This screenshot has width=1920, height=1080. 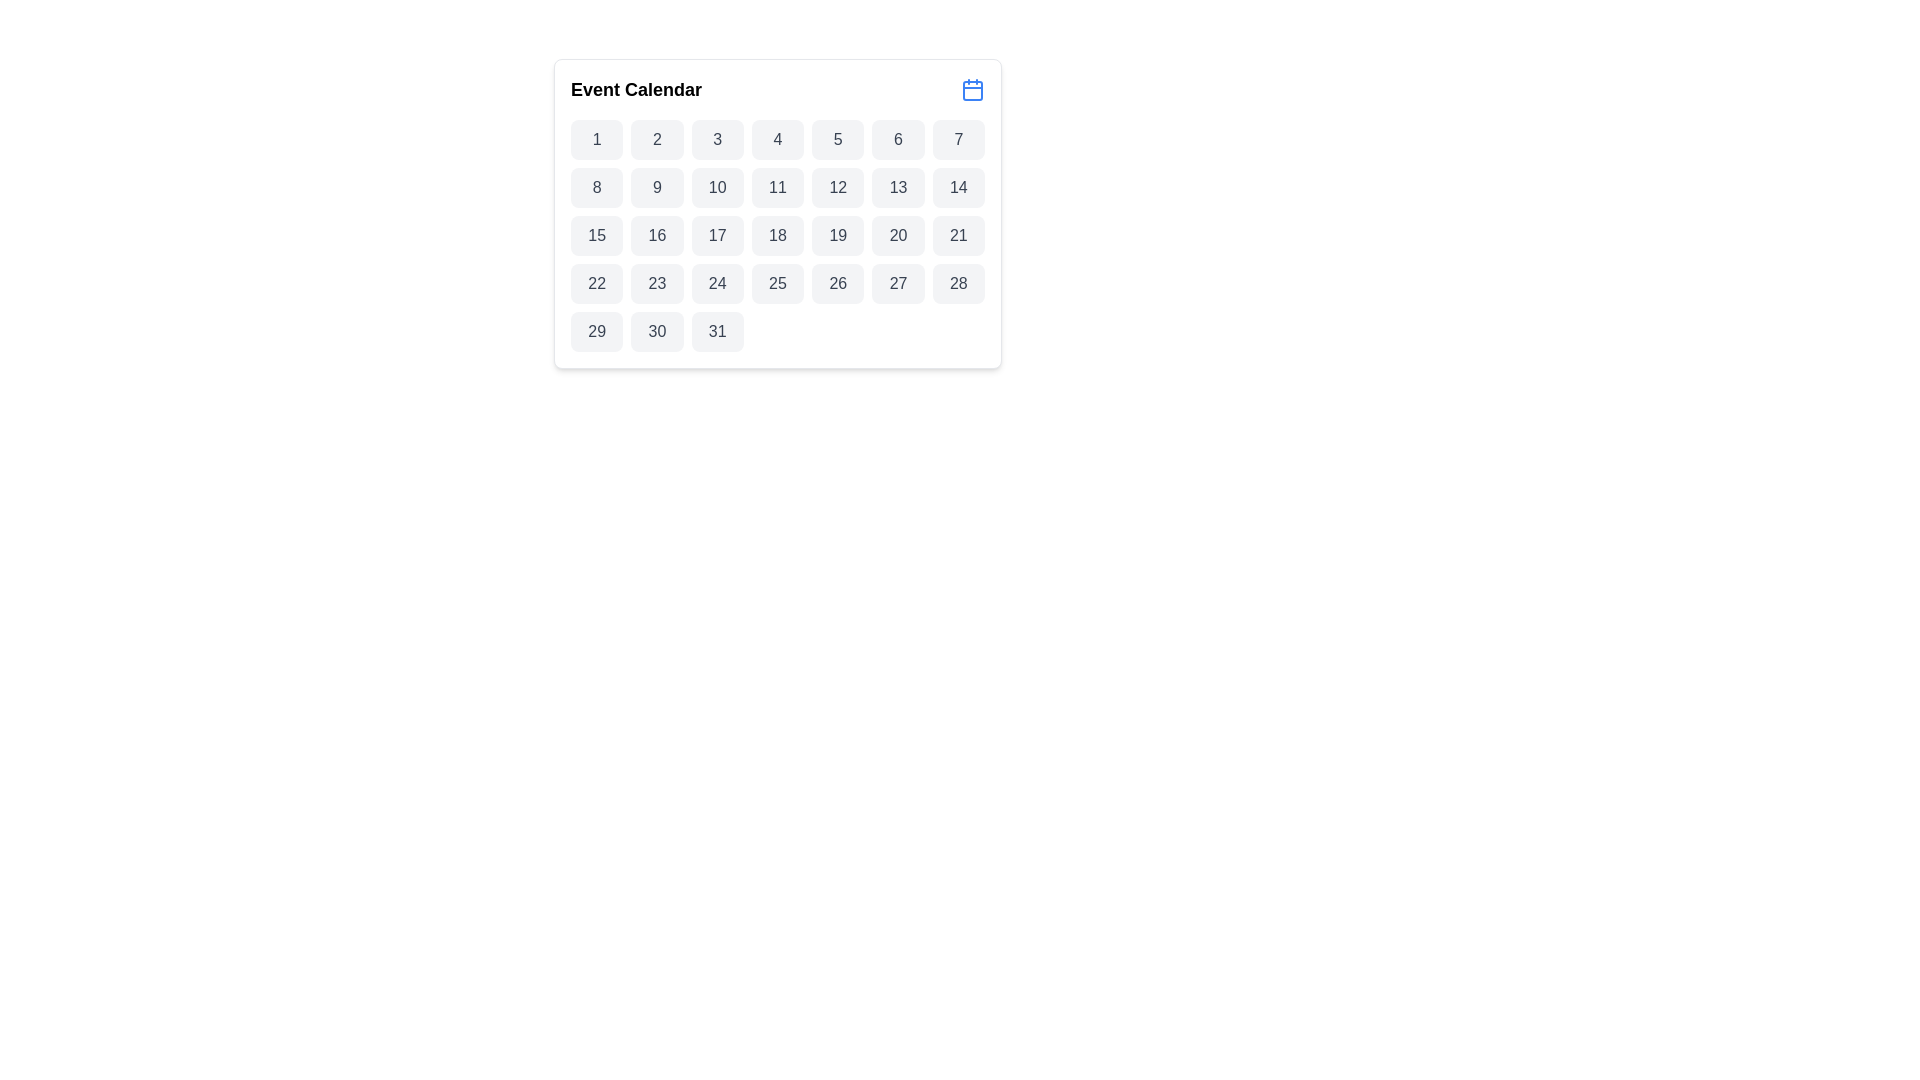 What do you see at coordinates (596, 234) in the screenshot?
I see `the rectangular button with a light gray background and the number '15' centered in dark gray text, which is the fifteenth button in a grid structure located in a calendar-like interface` at bounding box center [596, 234].